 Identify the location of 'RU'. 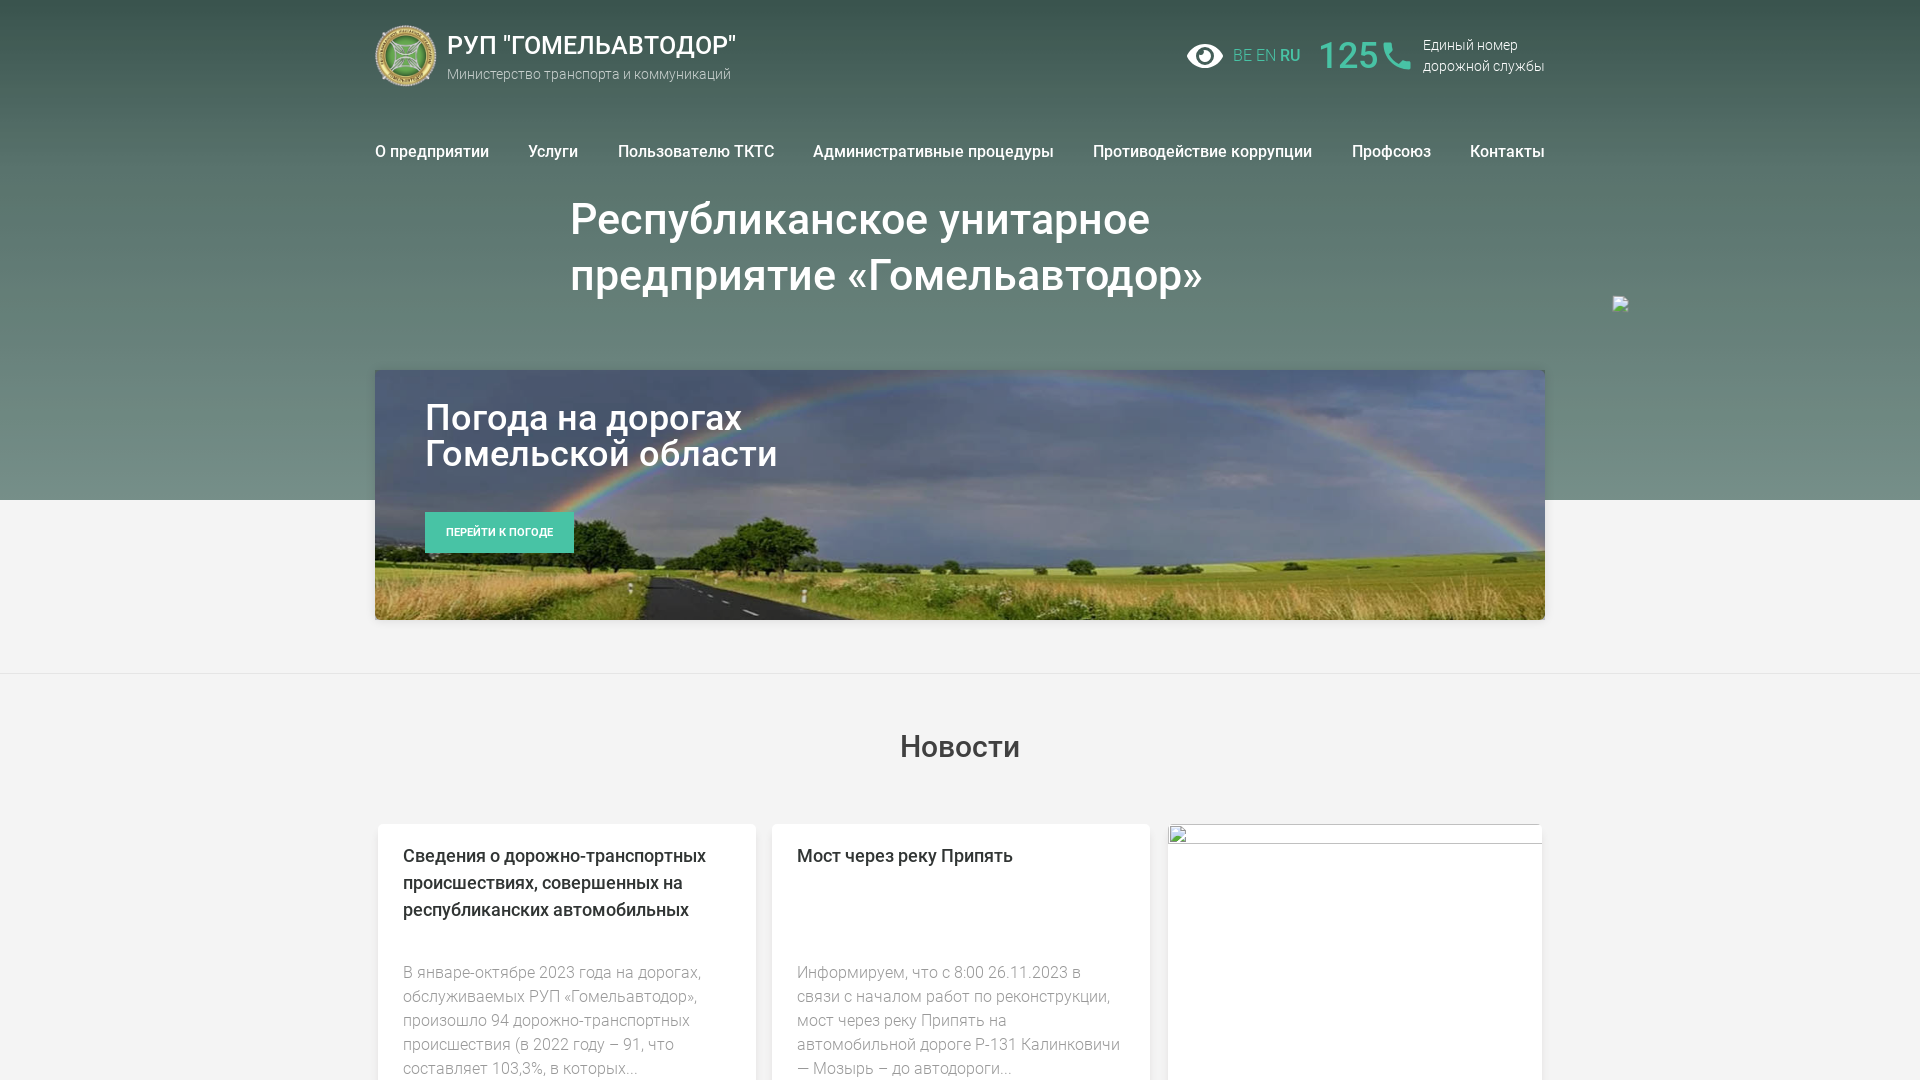
(1290, 54).